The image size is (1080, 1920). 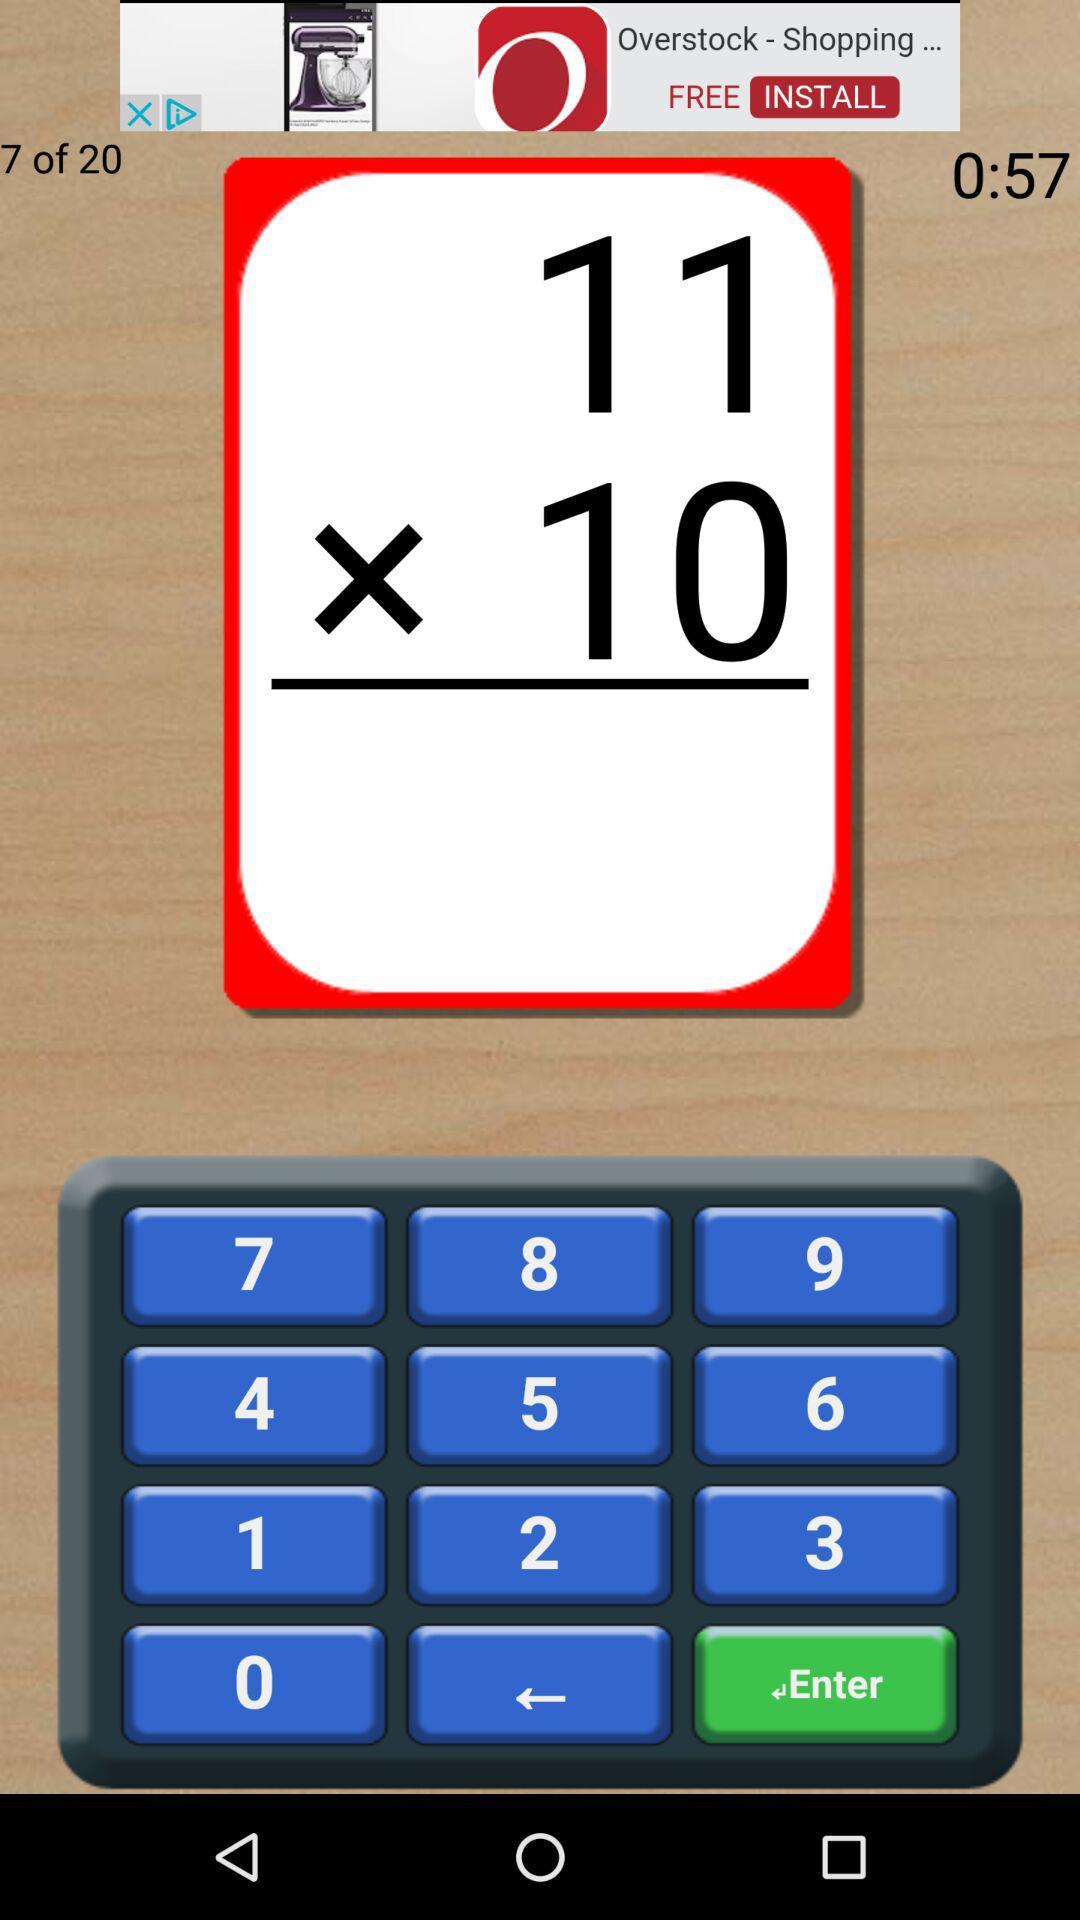 What do you see at coordinates (825, 1265) in the screenshot?
I see `the 9 button` at bounding box center [825, 1265].